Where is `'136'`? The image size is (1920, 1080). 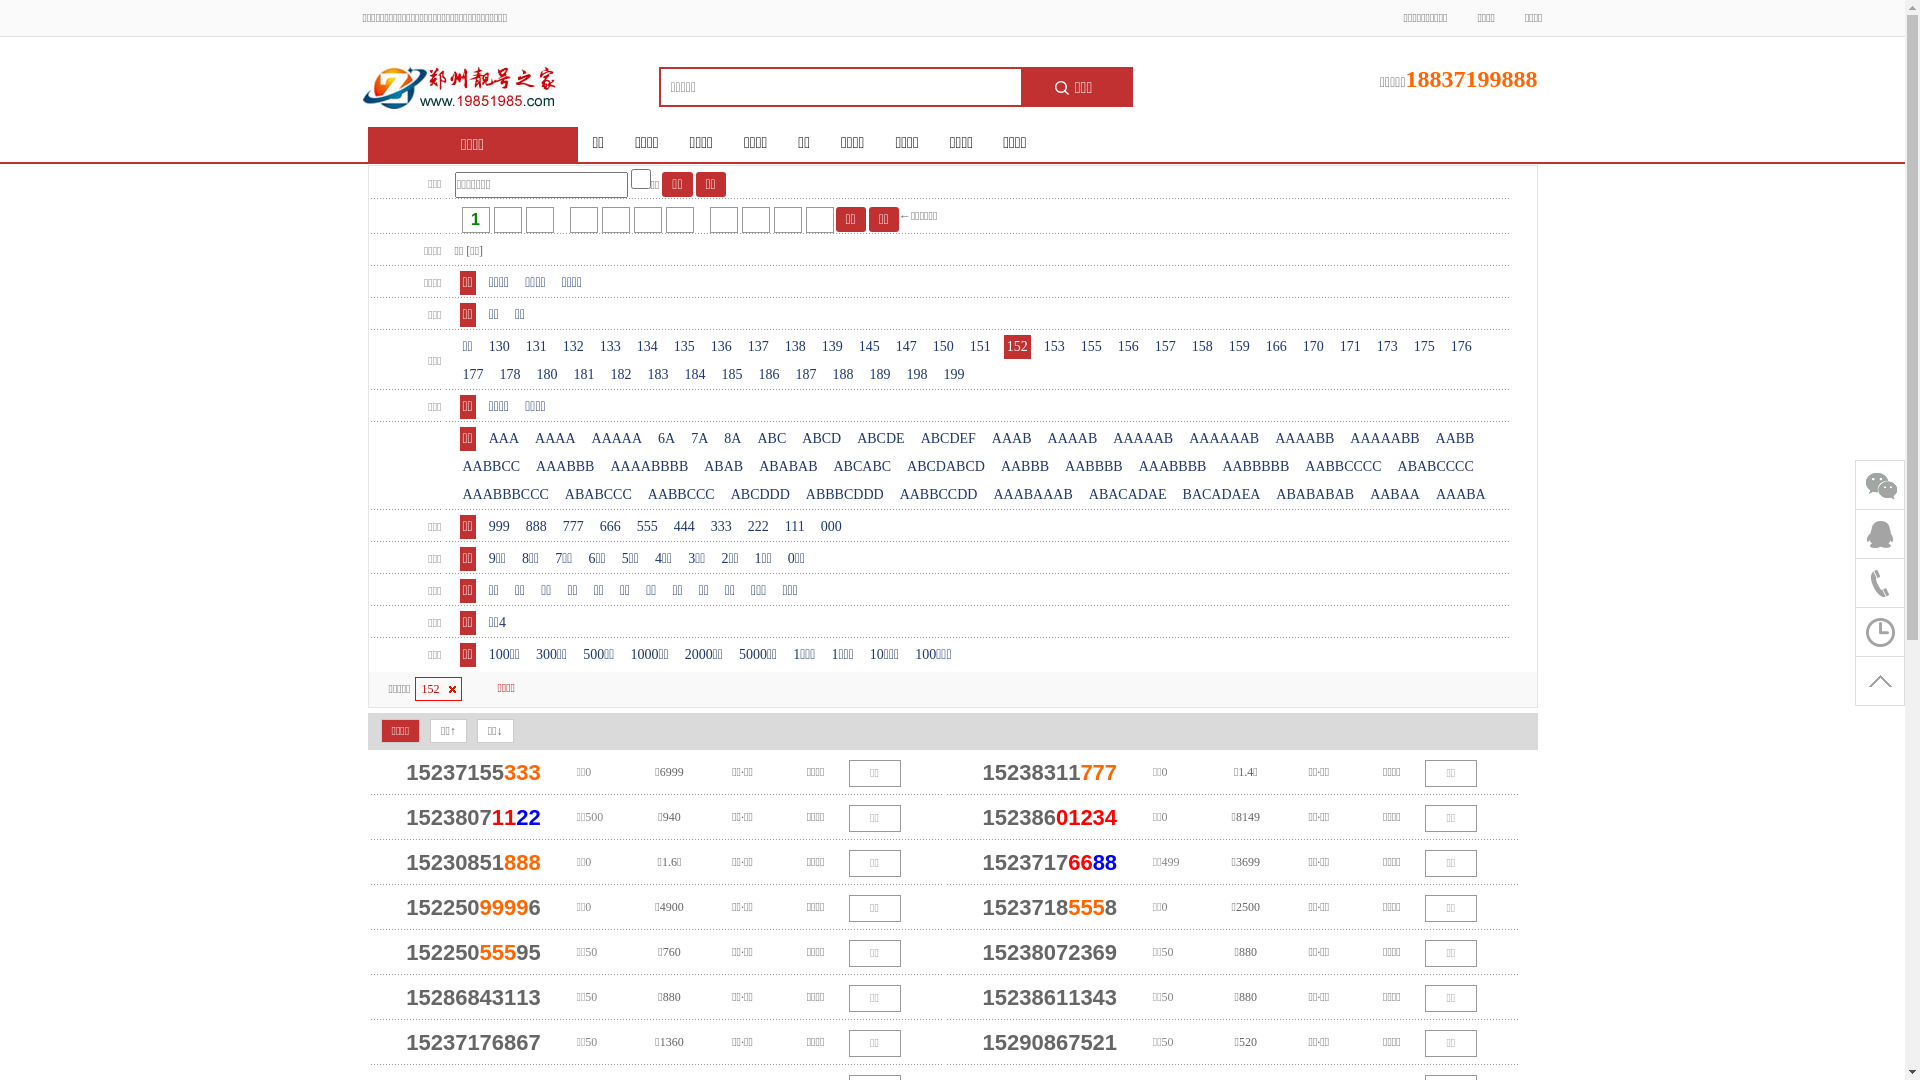 '136' is located at coordinates (720, 346).